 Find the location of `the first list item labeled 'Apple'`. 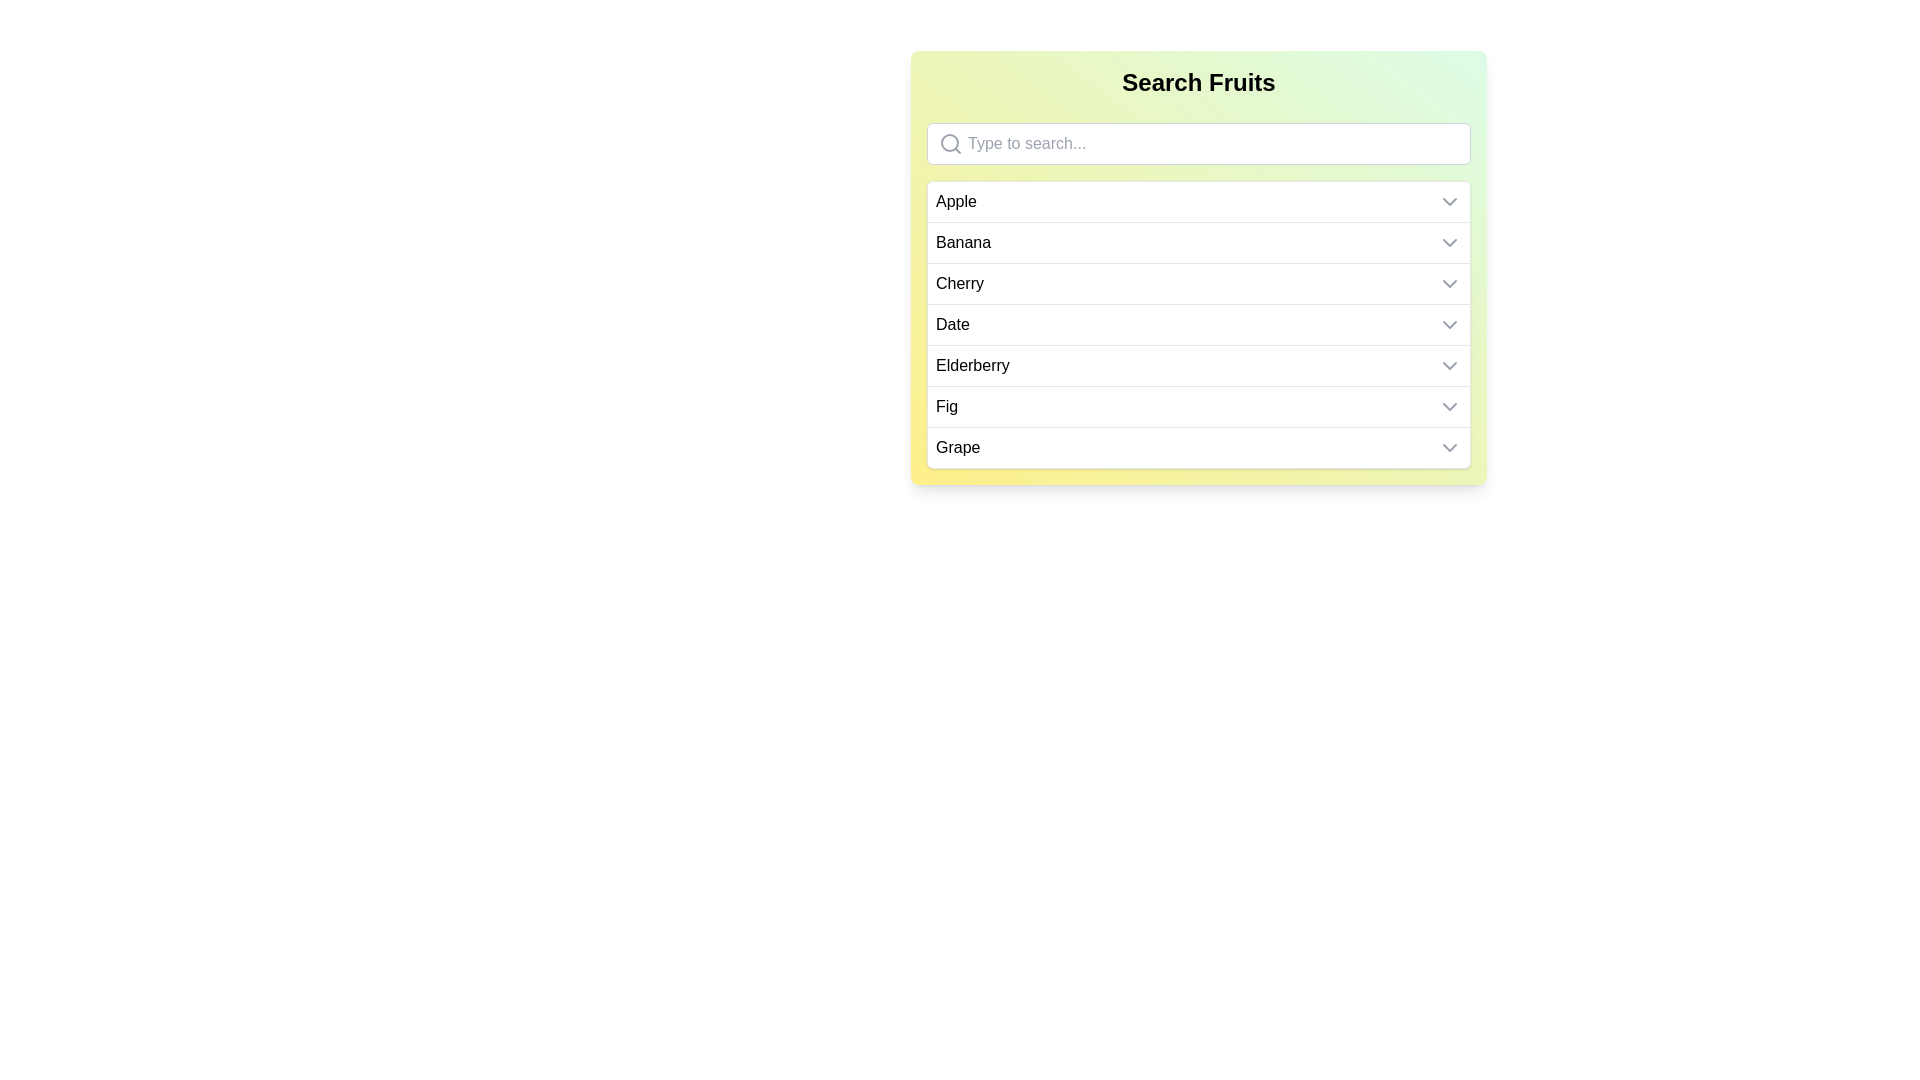

the first list item labeled 'Apple' is located at coordinates (1199, 201).